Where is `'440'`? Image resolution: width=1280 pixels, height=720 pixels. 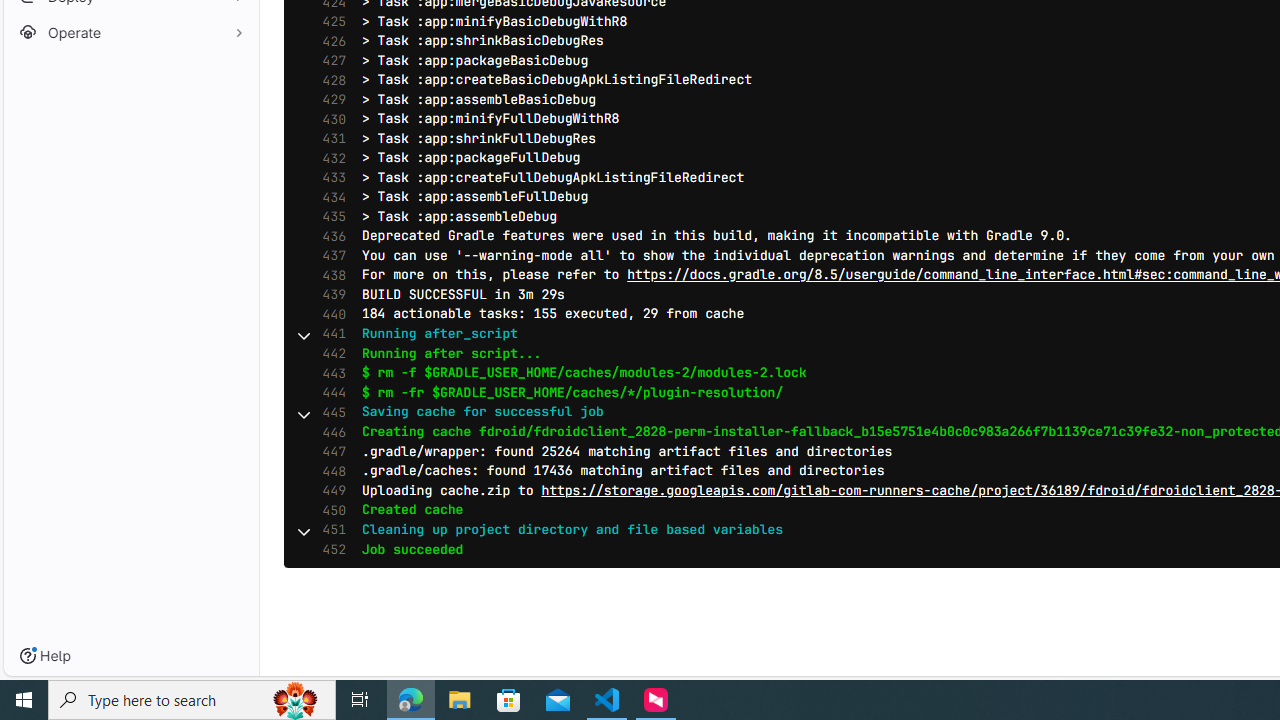 '440' is located at coordinates (329, 314).